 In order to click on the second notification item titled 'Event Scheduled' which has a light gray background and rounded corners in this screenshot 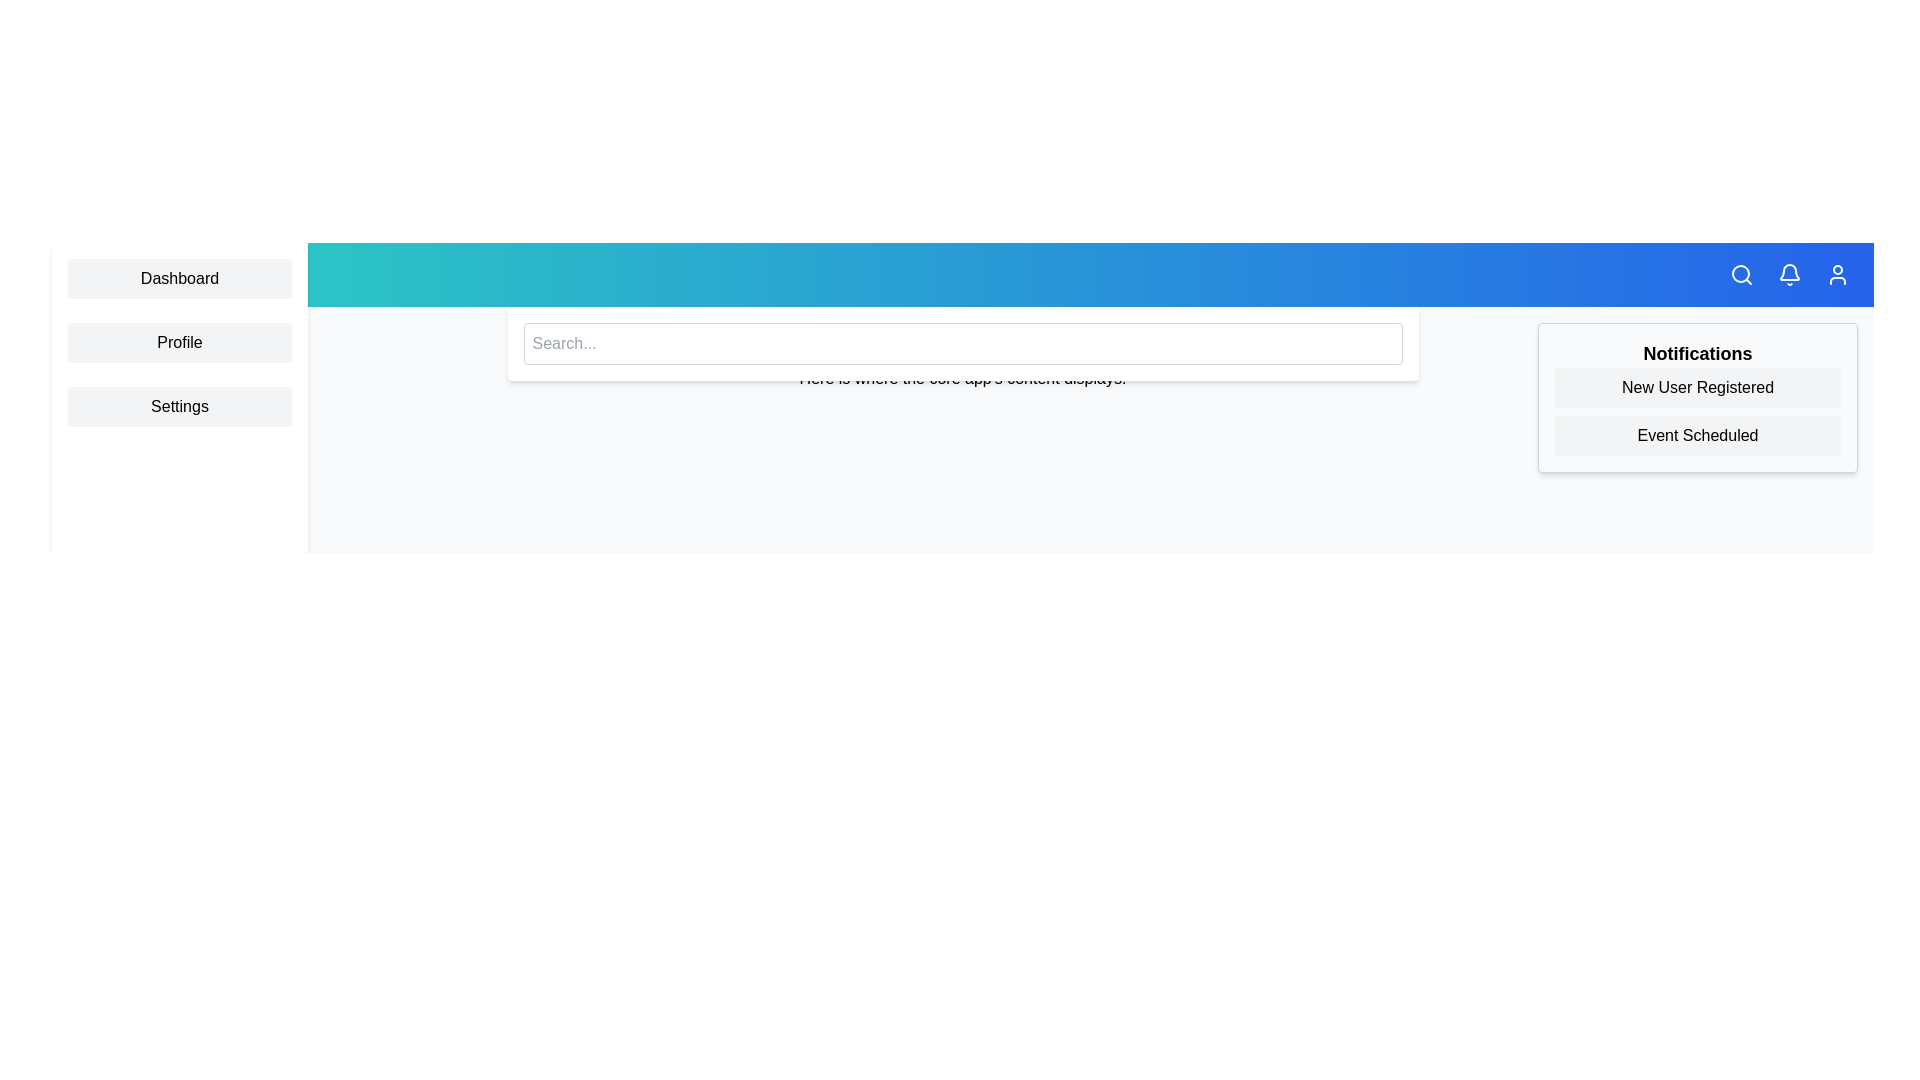, I will do `click(1697, 434)`.